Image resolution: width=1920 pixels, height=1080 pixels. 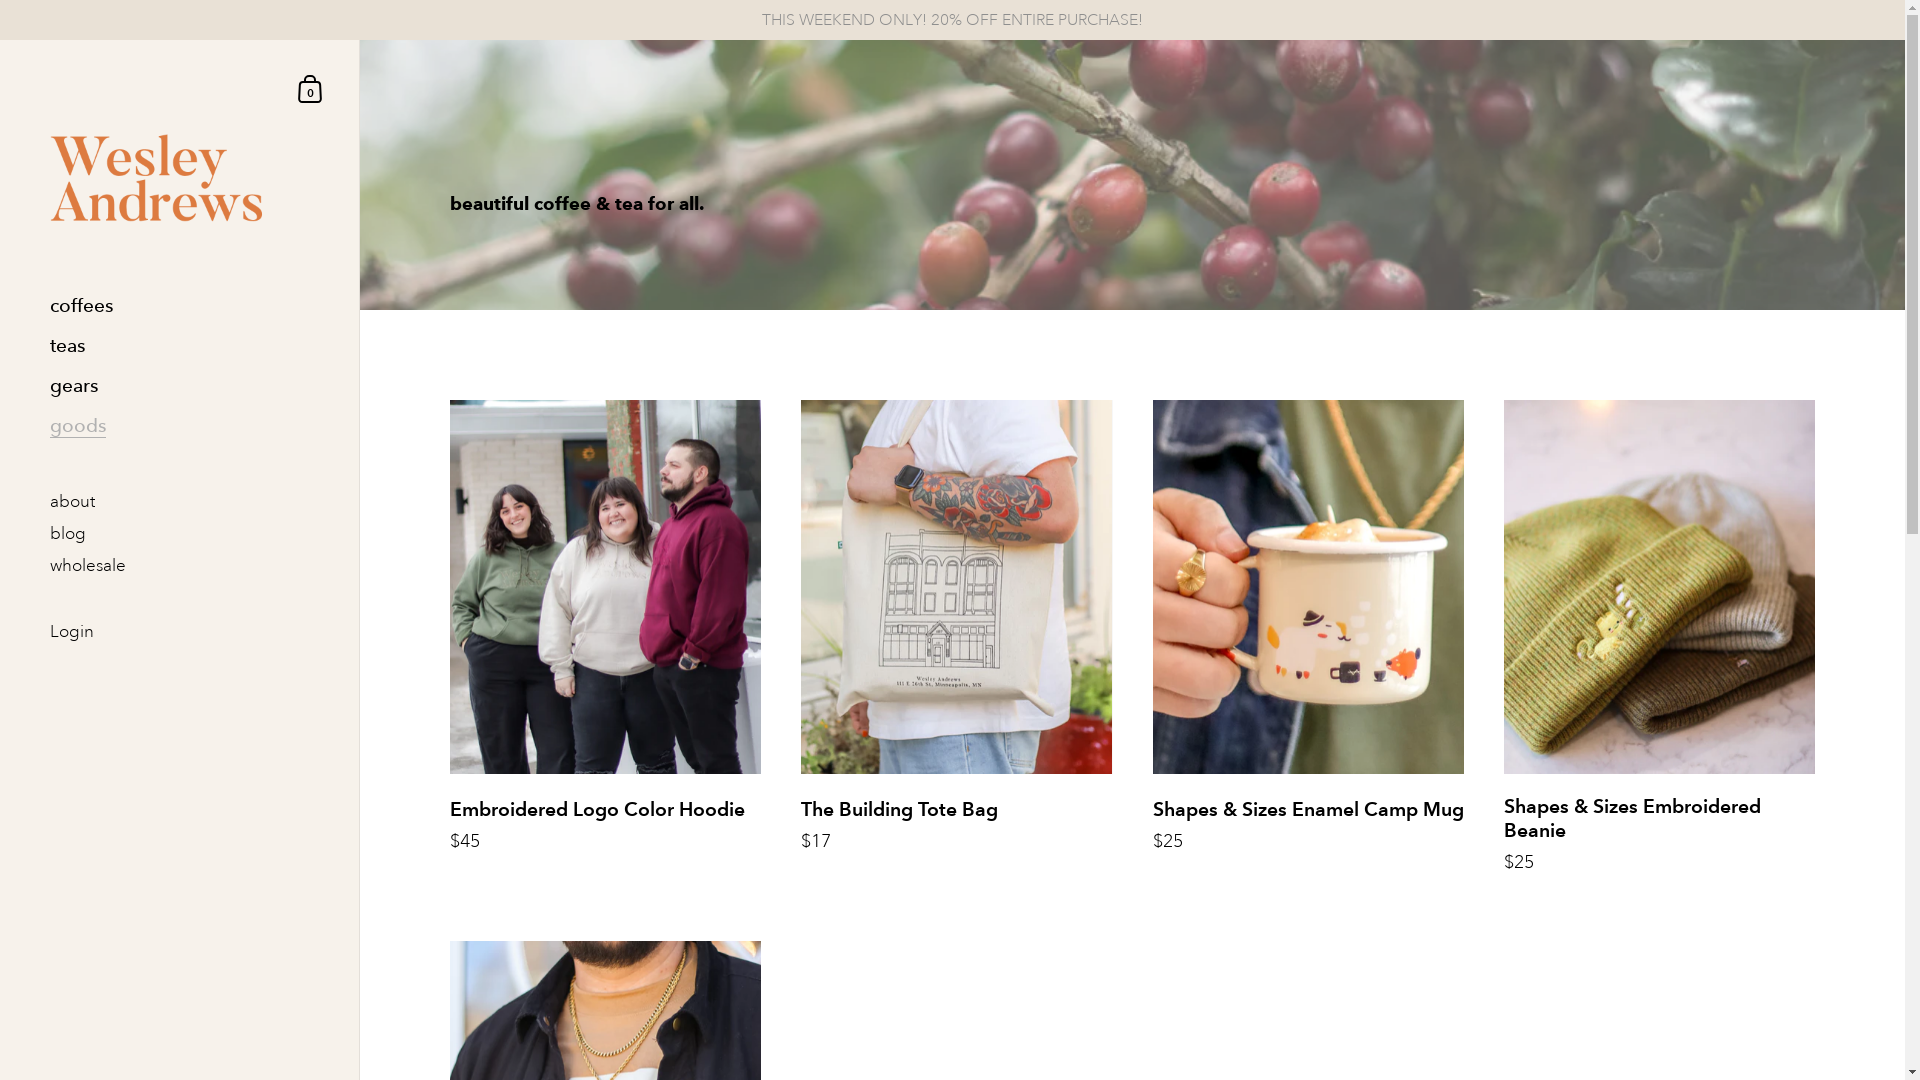 I want to click on 'teas', so click(x=179, y=345).